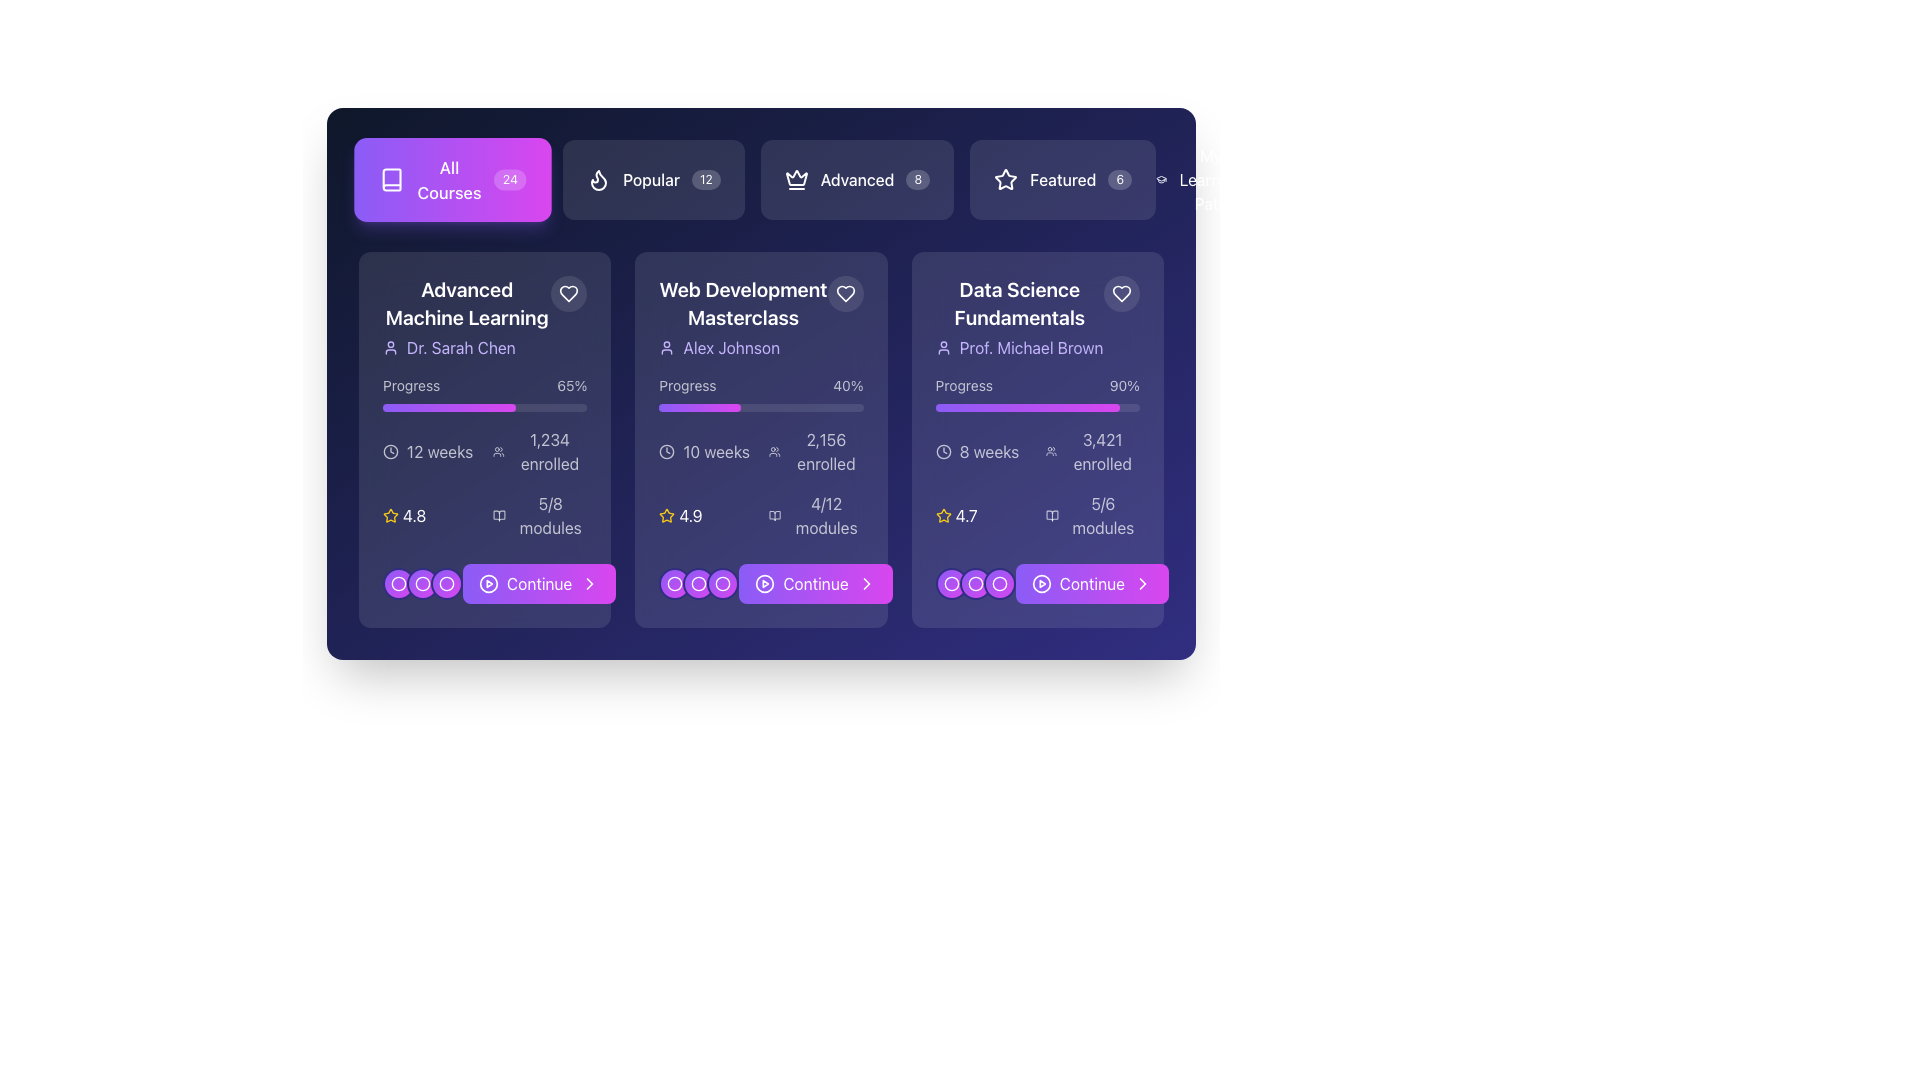 This screenshot has height=1080, width=1920. I want to click on the label displaying '5/6 modules' with an open book icon, located at the bottom-right section of the 'Data Science Fundamentals' course card, so click(1091, 515).